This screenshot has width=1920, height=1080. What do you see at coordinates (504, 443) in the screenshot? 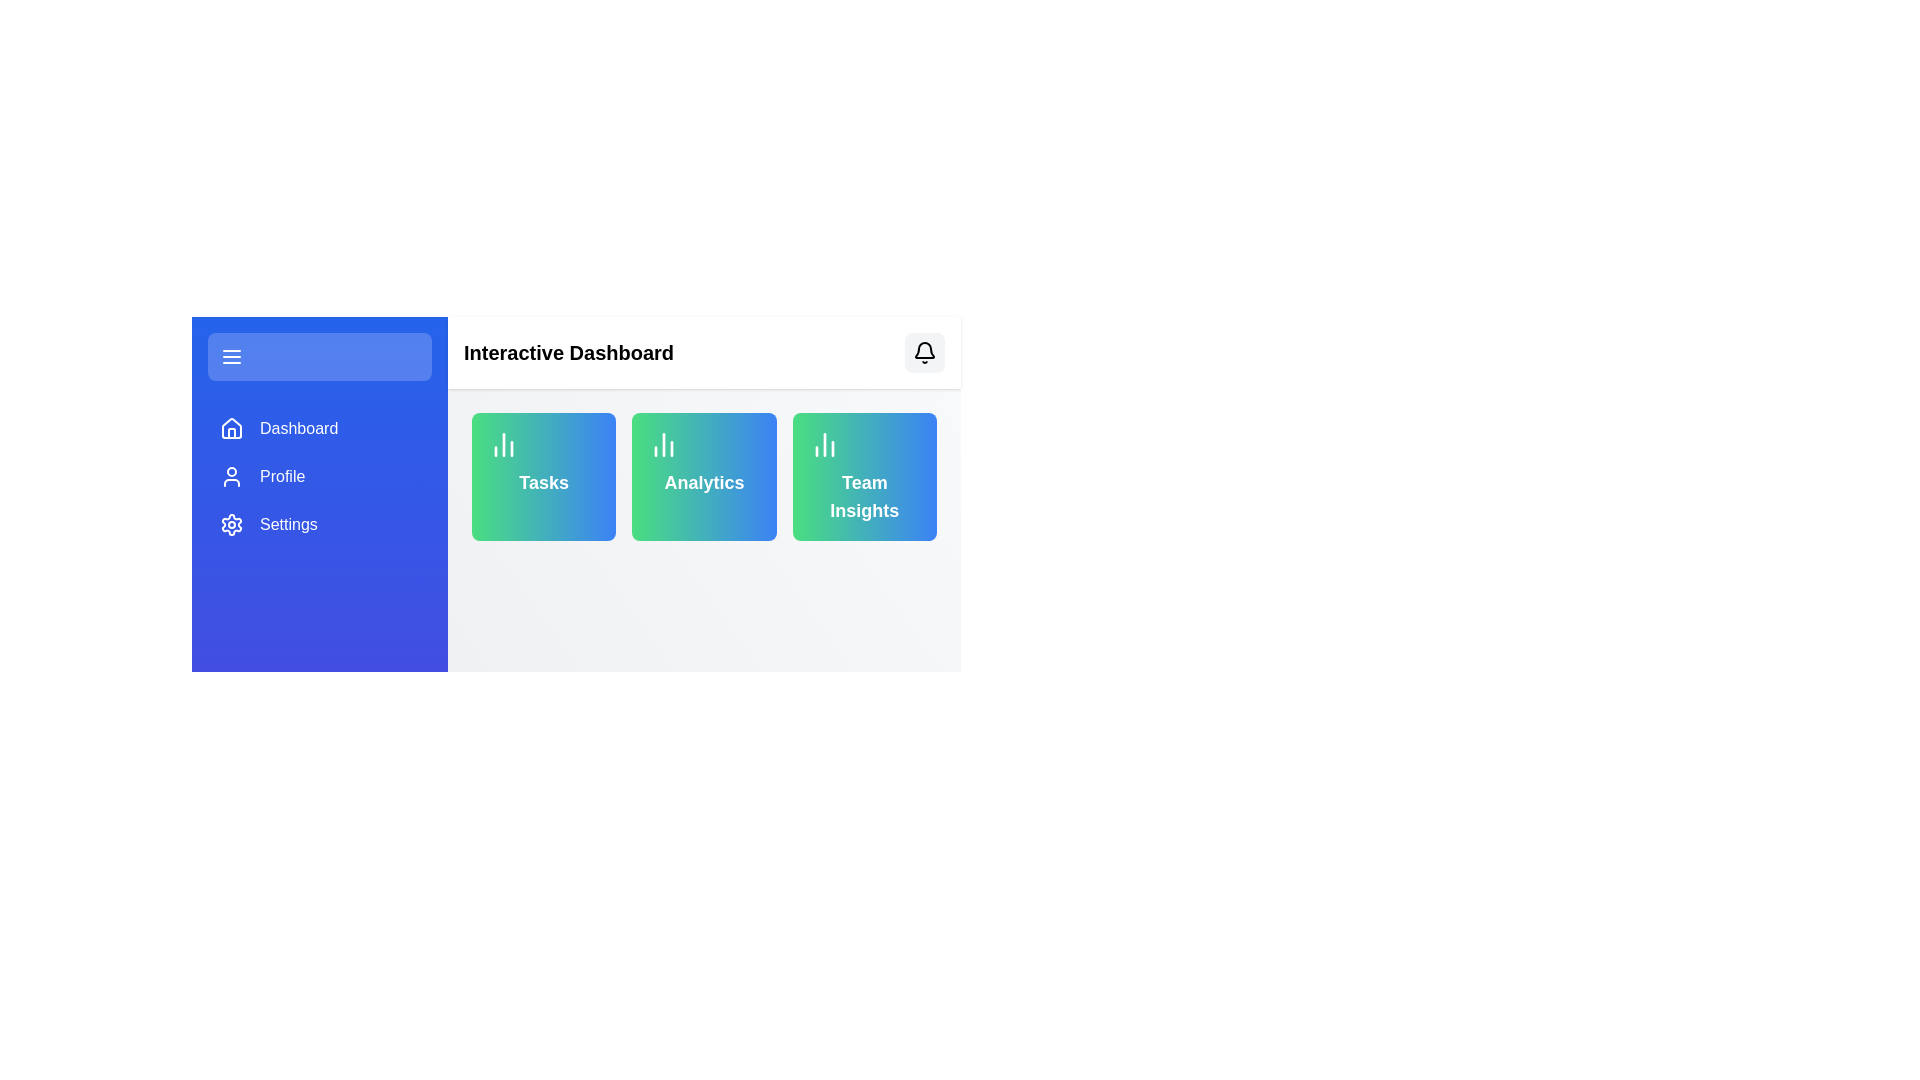
I see `the decorative 'Tasks' icon located in the upper-left area of the 'Tasks' card in the second column of the main dashboard grid` at bounding box center [504, 443].